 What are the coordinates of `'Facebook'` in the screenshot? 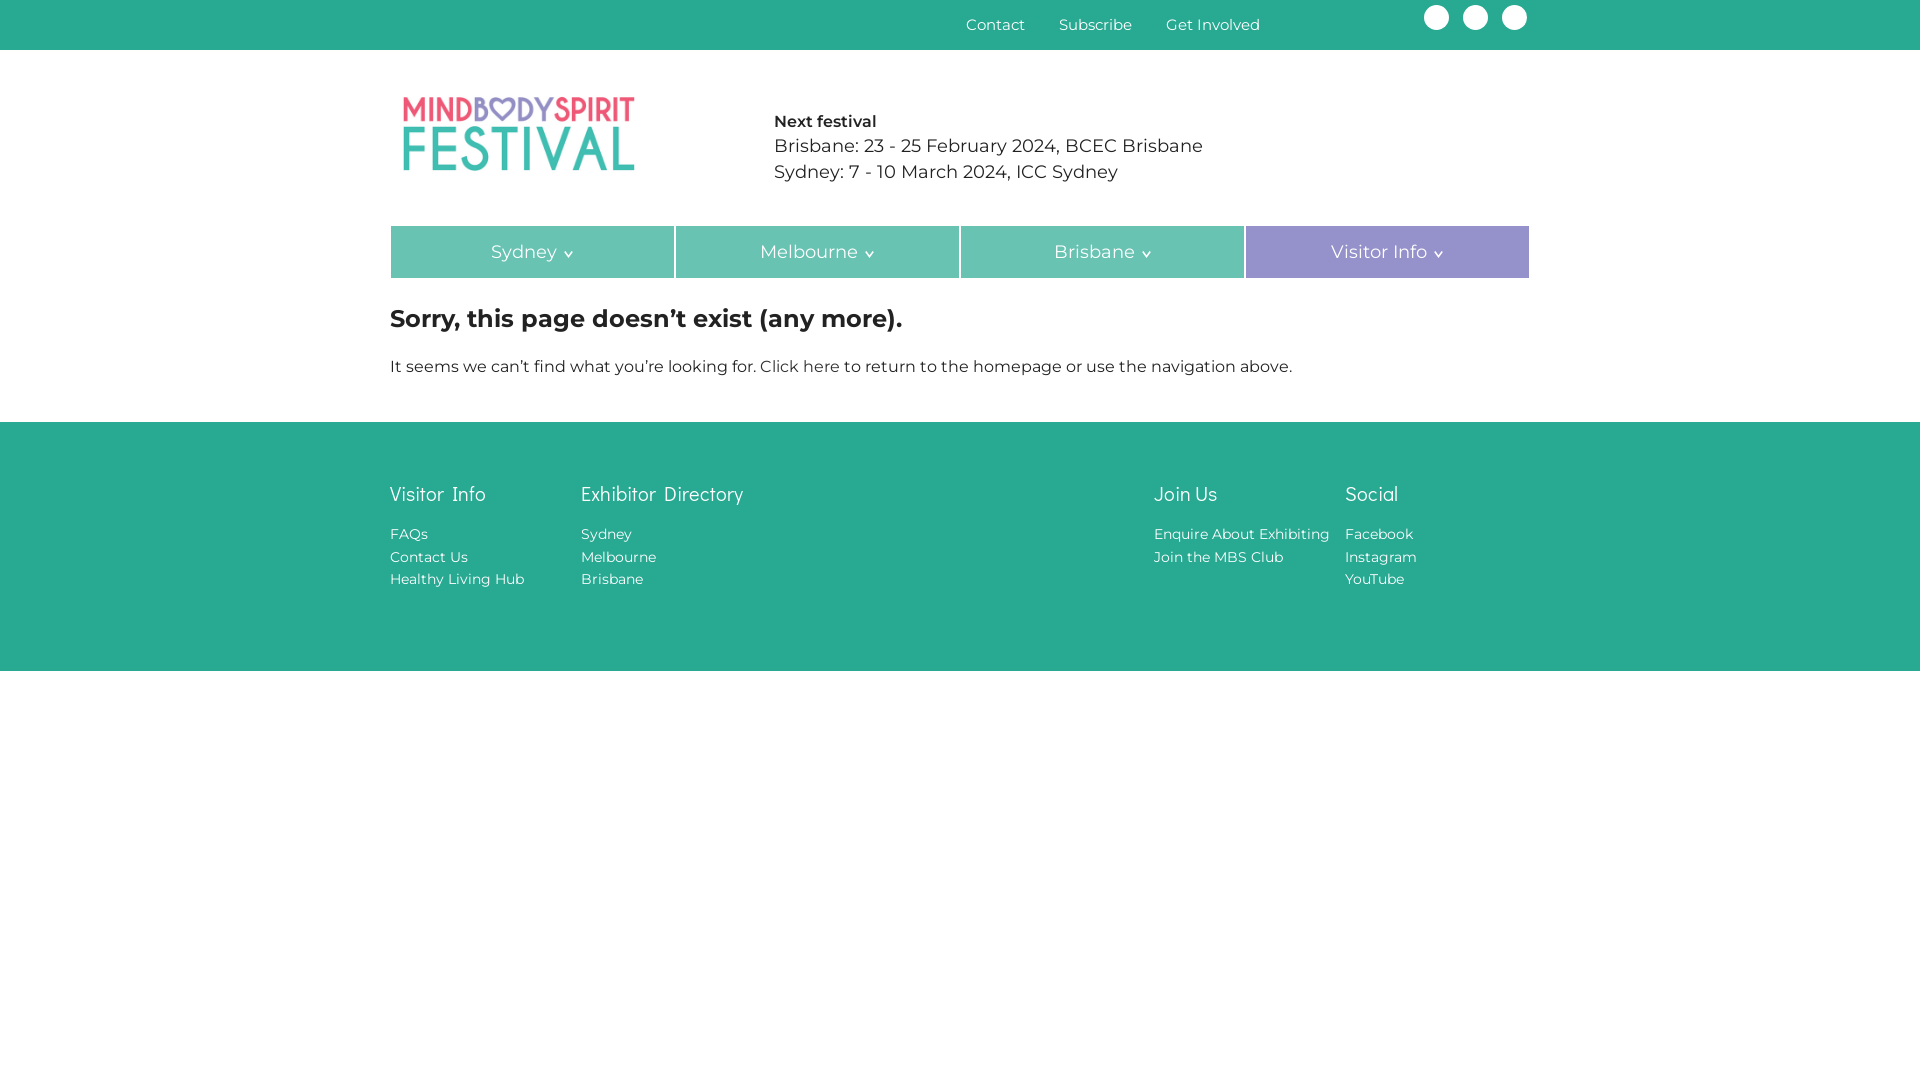 It's located at (1435, 17).